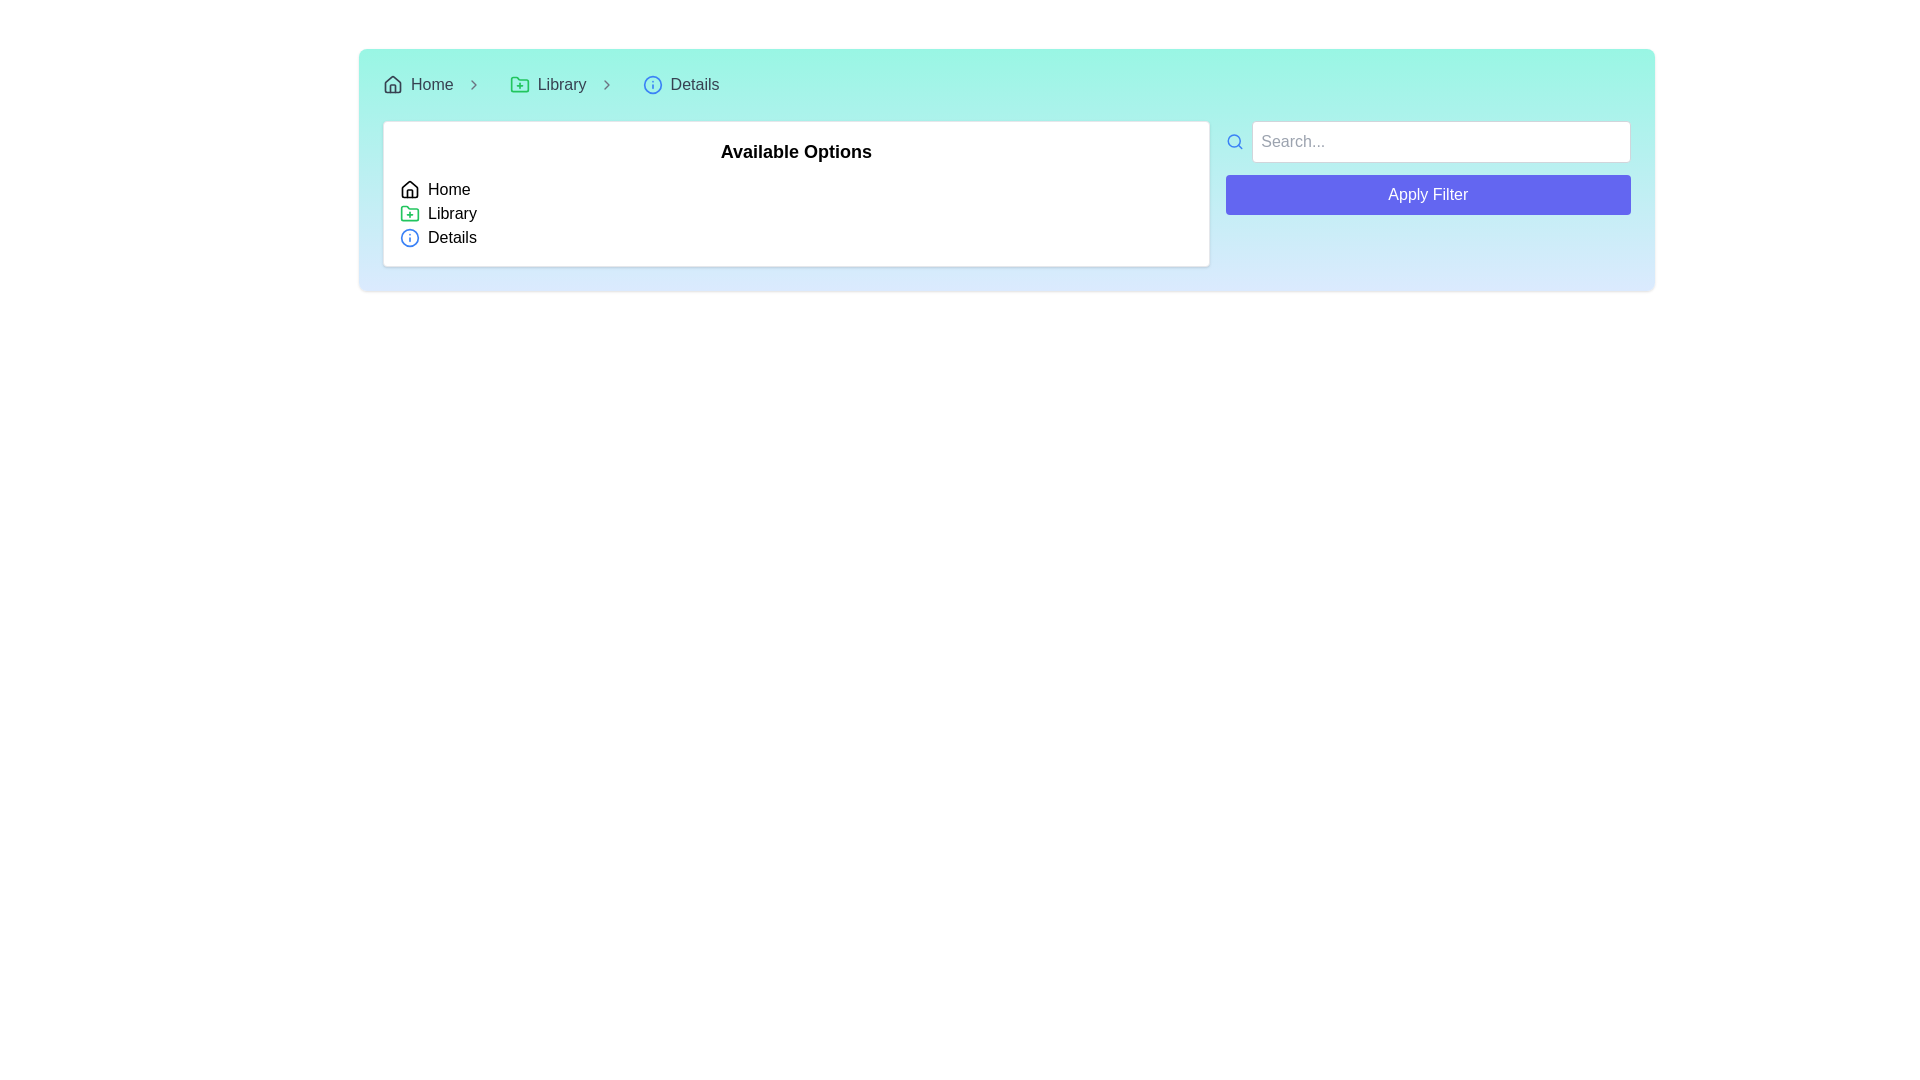 Image resolution: width=1920 pixels, height=1080 pixels. What do you see at coordinates (408, 213) in the screenshot?
I see `the green folder icon with a plus sign inside it, located to the left of the 'Library' text in the vertical list` at bounding box center [408, 213].